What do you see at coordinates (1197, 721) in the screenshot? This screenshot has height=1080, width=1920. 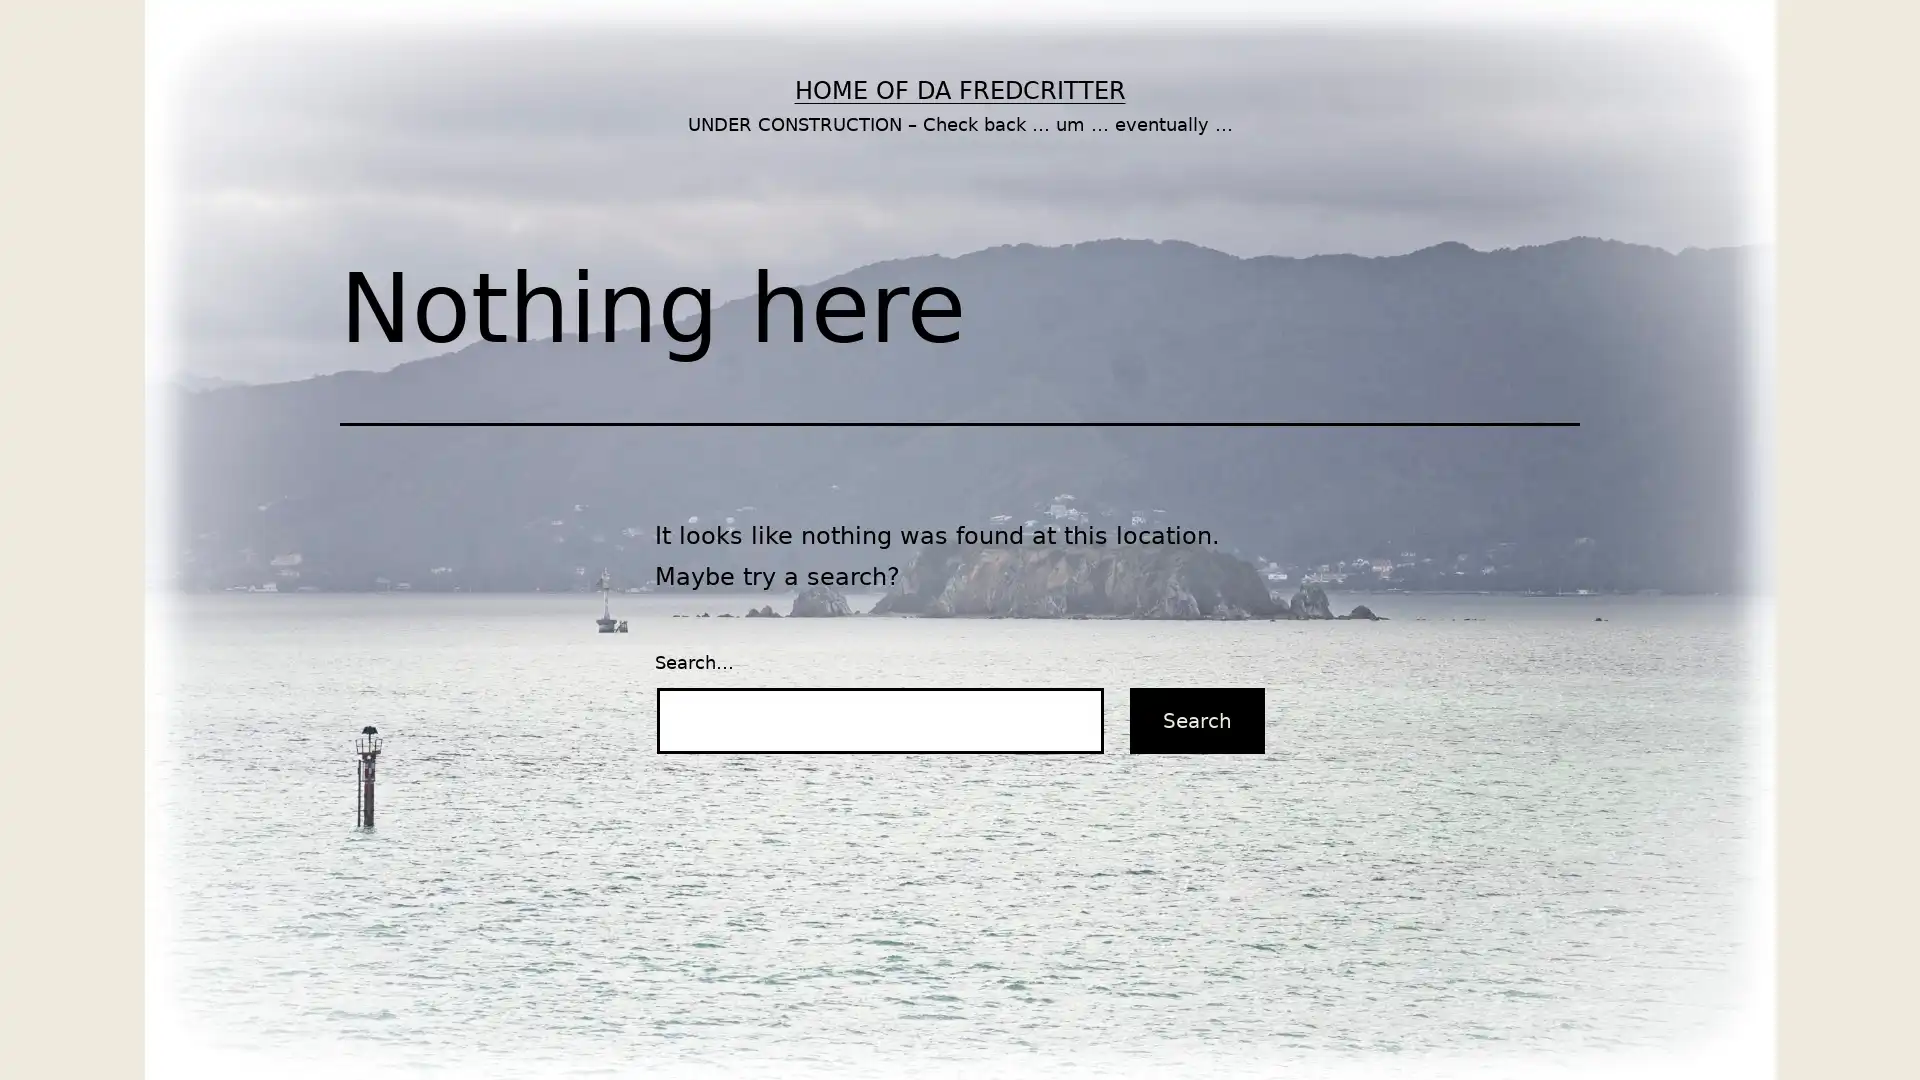 I see `Search` at bounding box center [1197, 721].